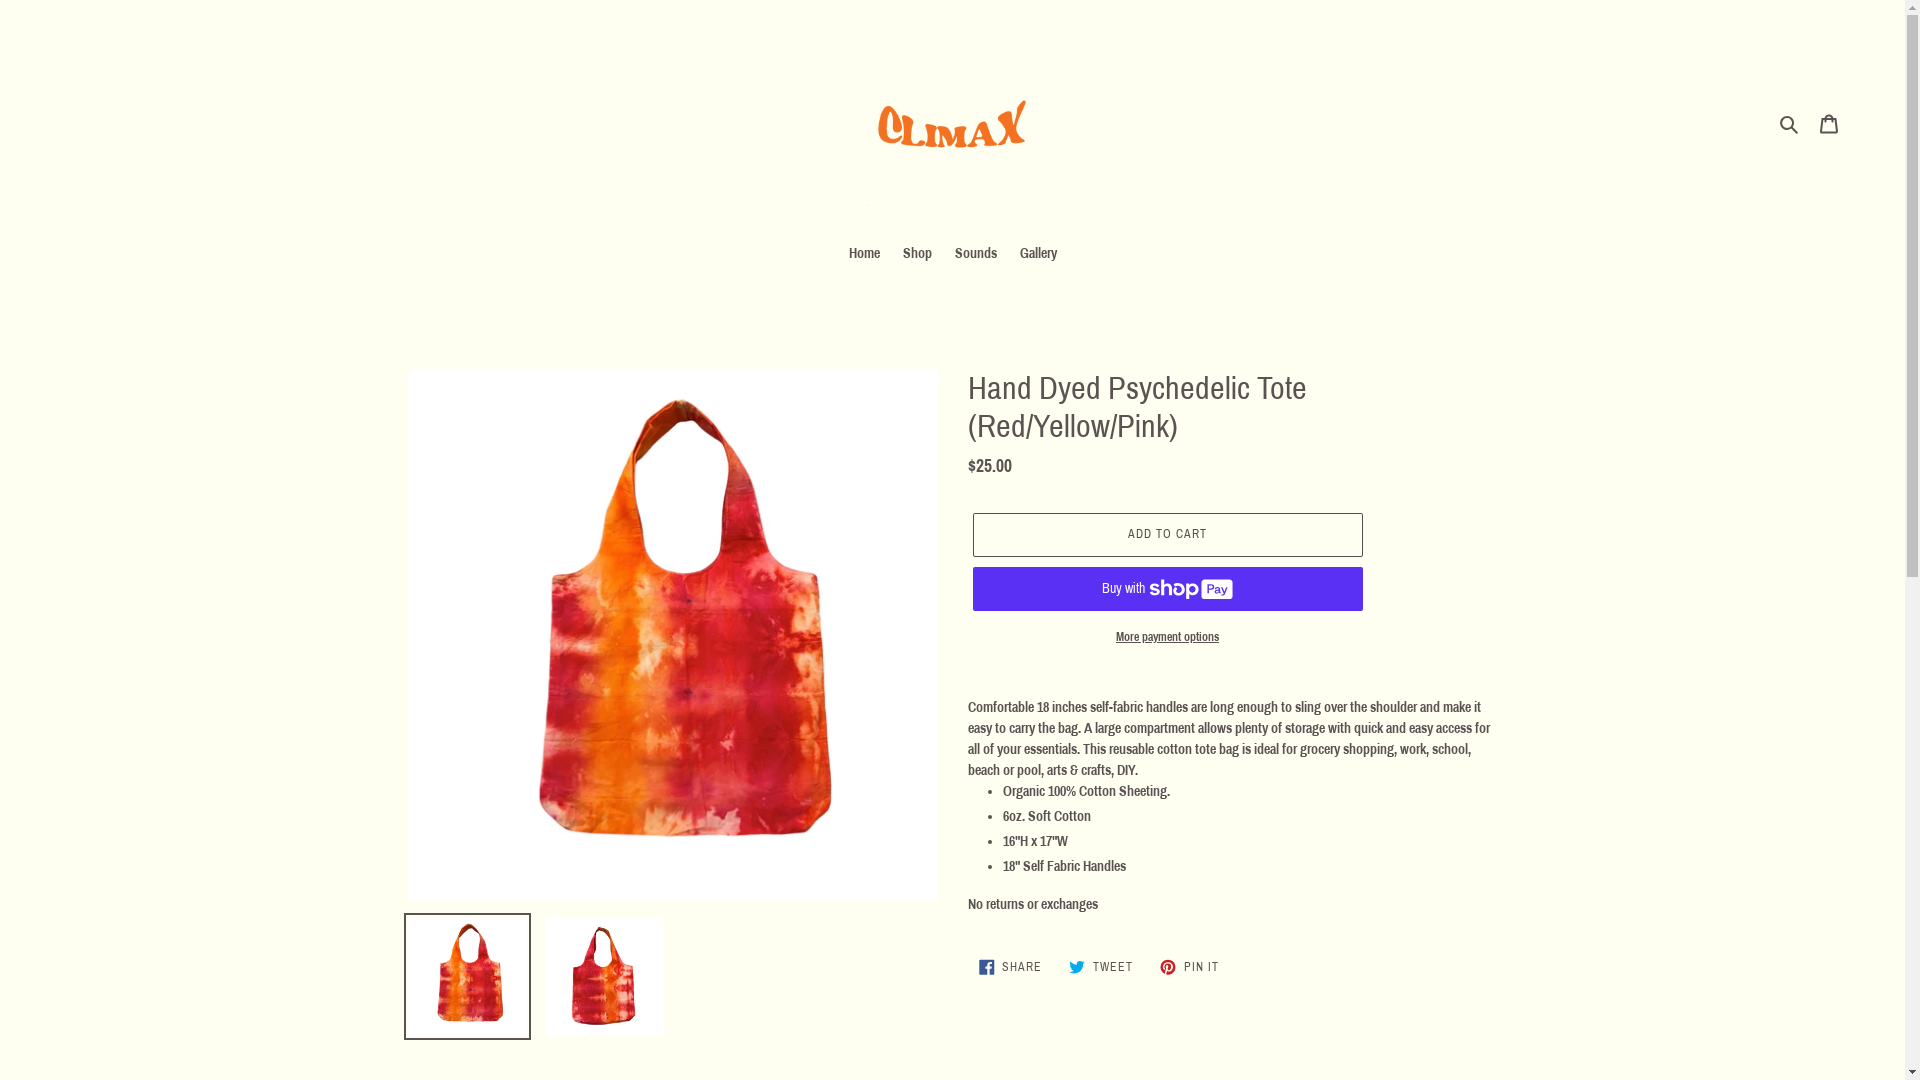  What do you see at coordinates (1790, 123) in the screenshot?
I see `'Search'` at bounding box center [1790, 123].